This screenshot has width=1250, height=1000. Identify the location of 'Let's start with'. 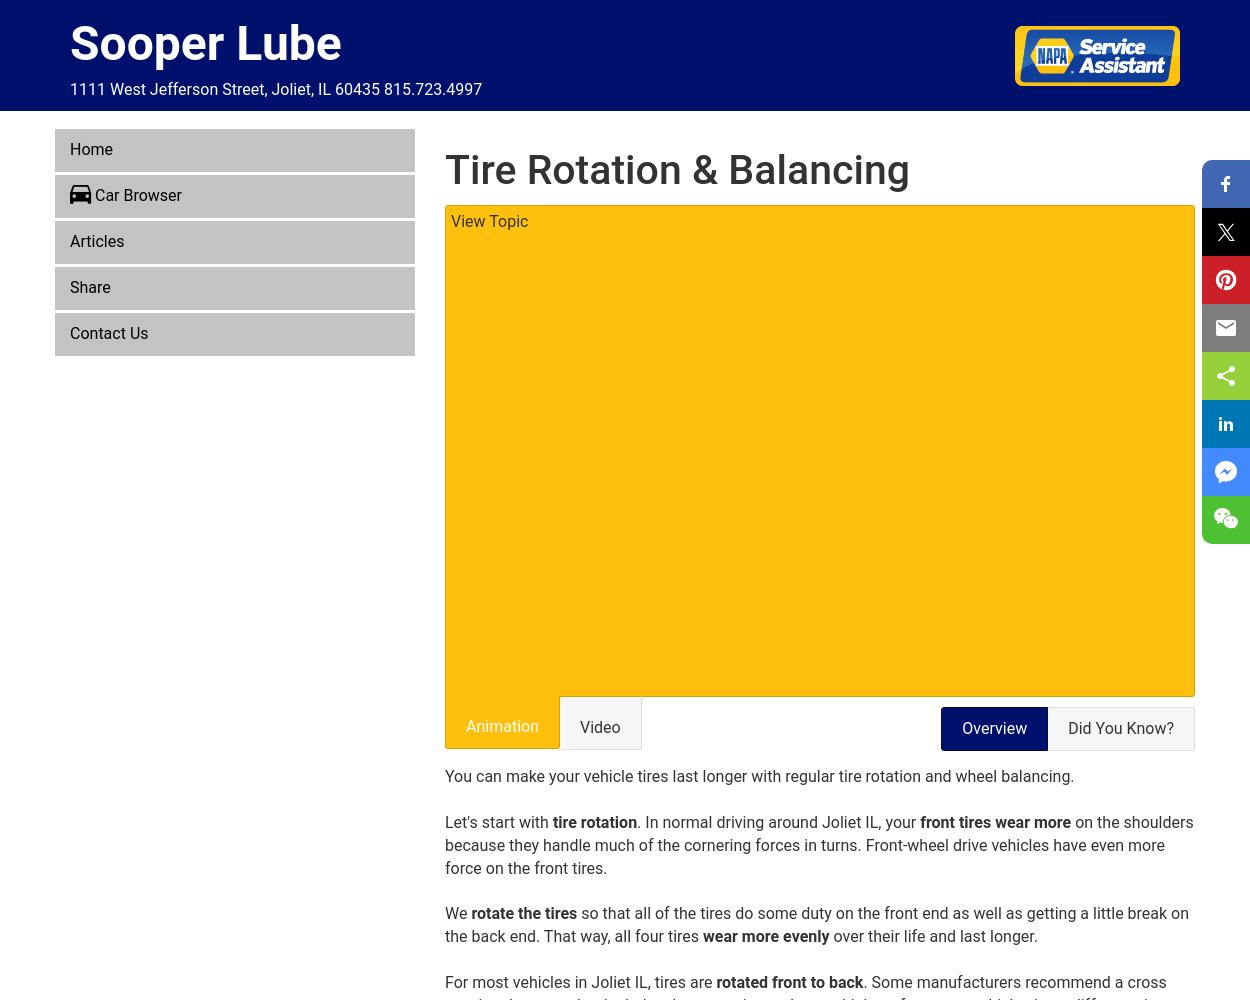
(444, 821).